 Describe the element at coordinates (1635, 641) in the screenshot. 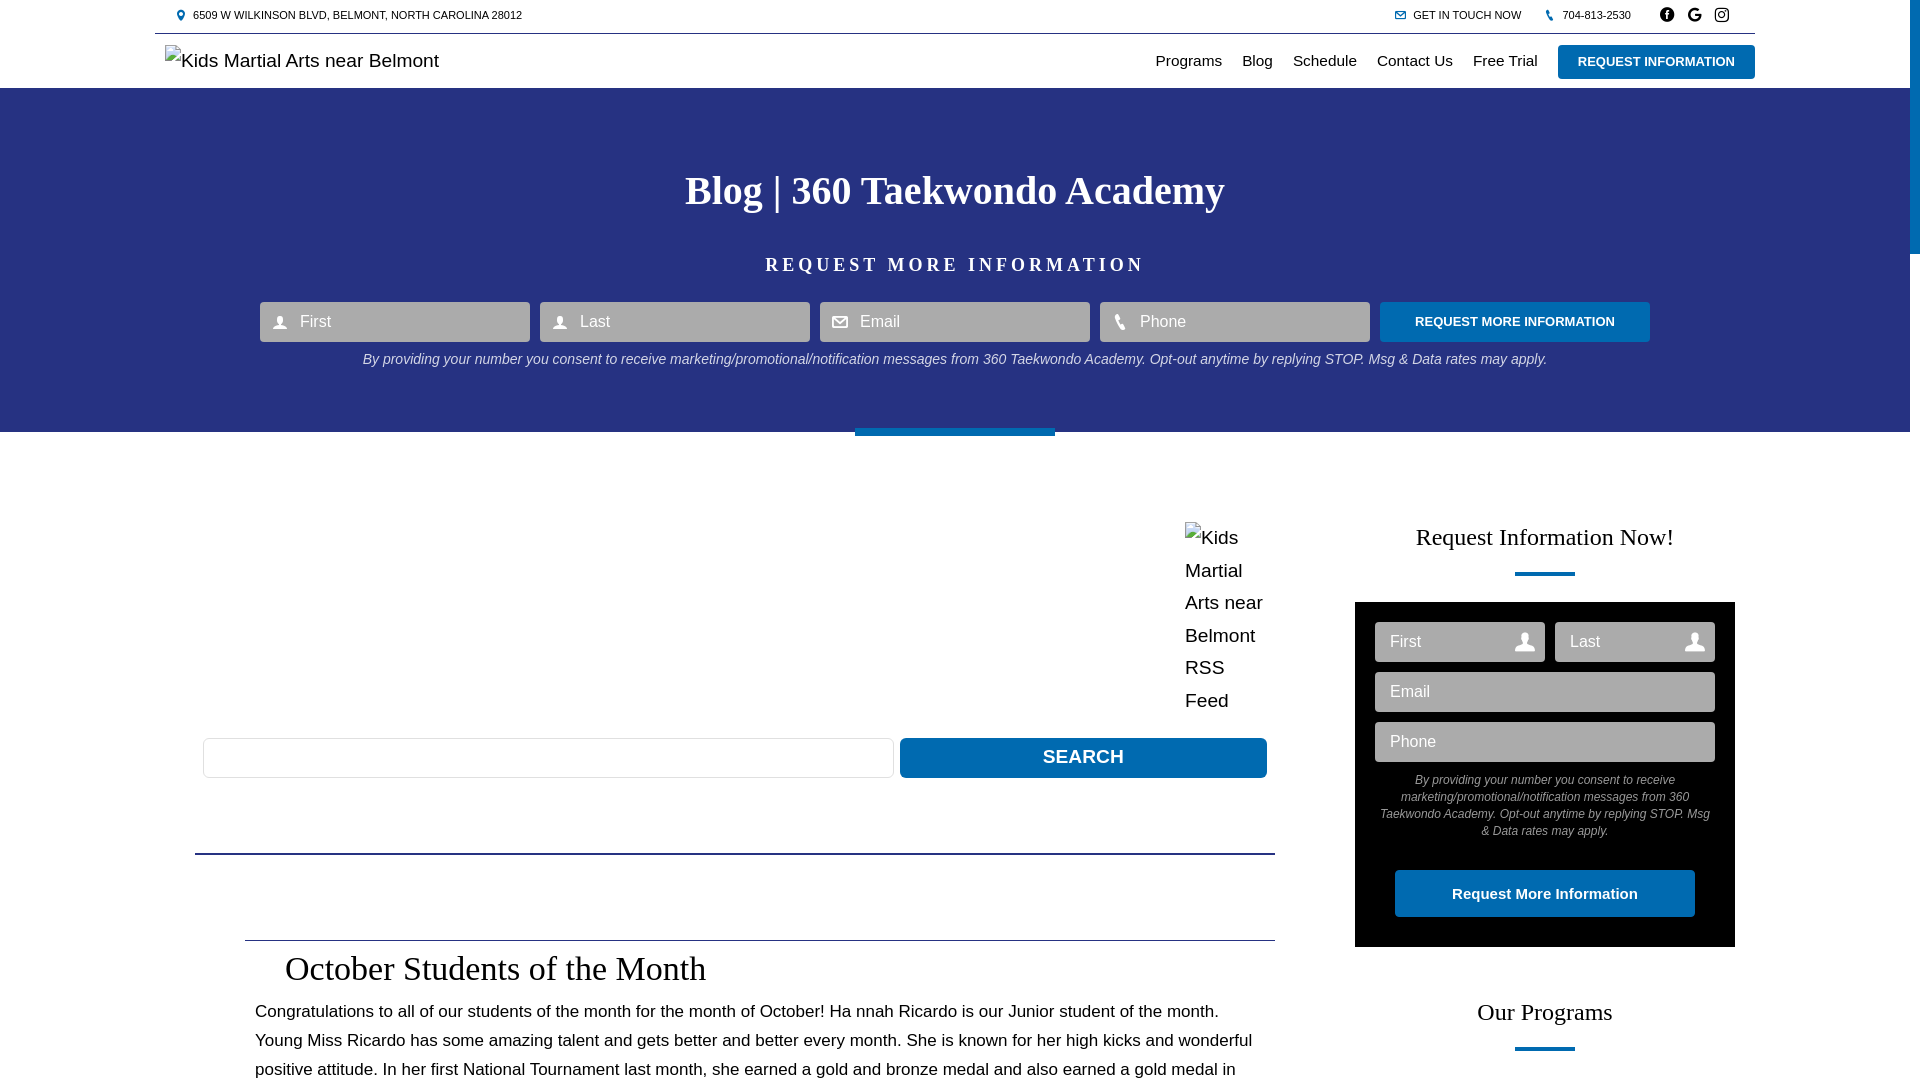

I see `'Last'` at that location.